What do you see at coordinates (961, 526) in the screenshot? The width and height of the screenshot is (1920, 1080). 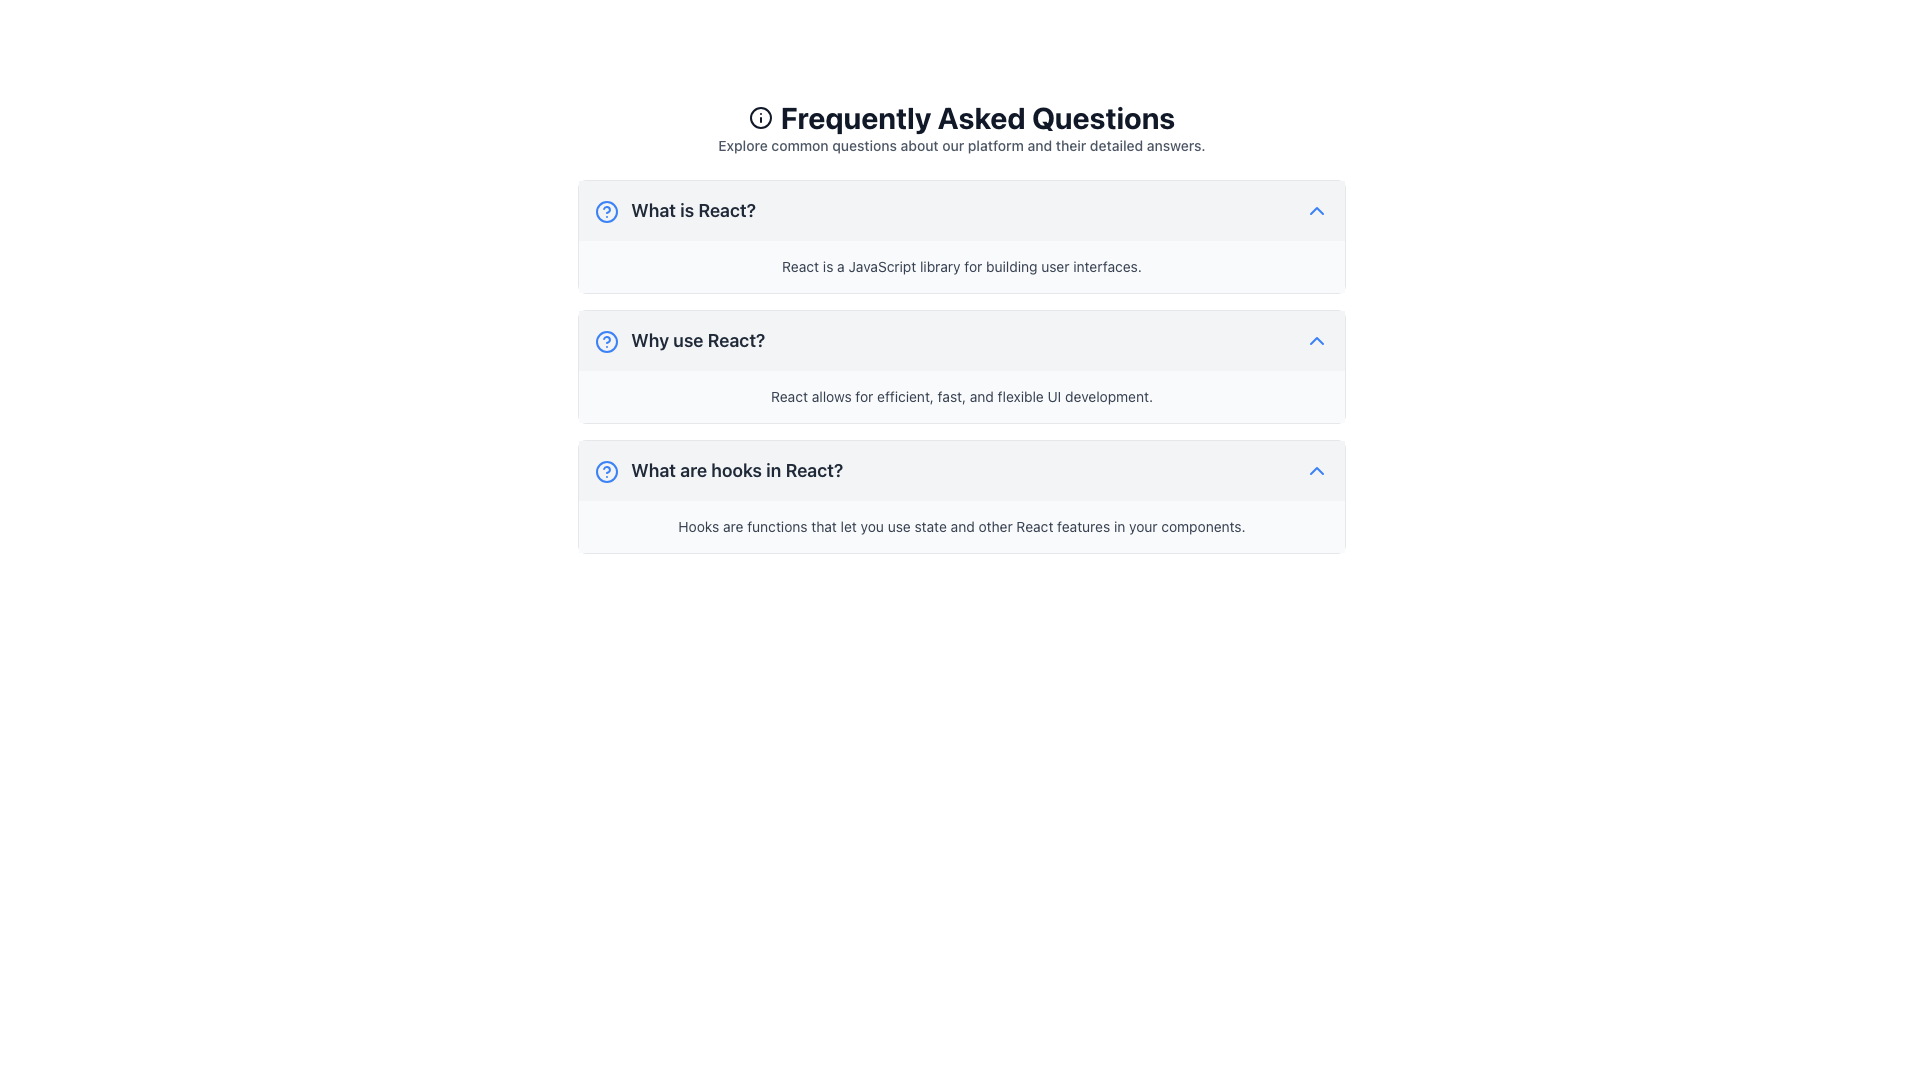 I see `the informational text block that describes hooks in React, located immediately below the question 'What are hooks in React?' in the Frequently Asked Questions section` at bounding box center [961, 526].